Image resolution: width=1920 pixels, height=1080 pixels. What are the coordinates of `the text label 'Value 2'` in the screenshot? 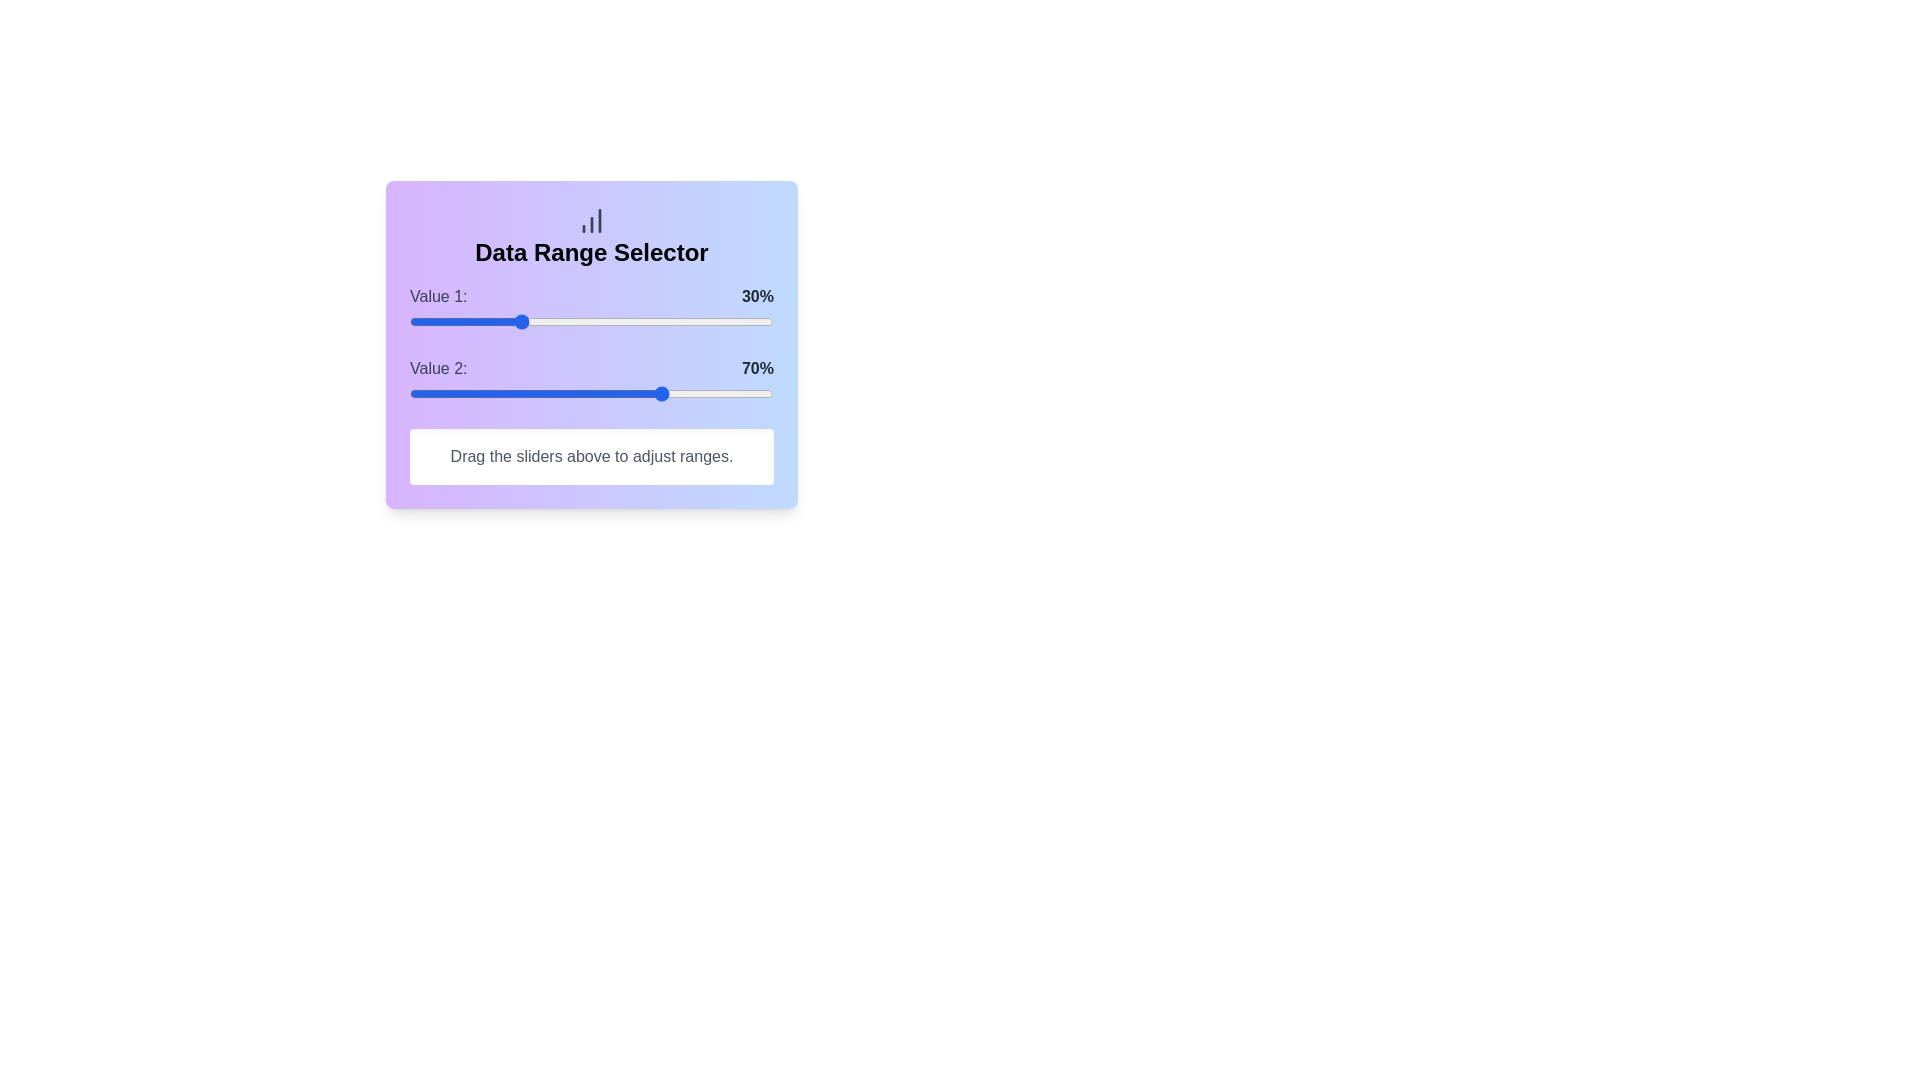 It's located at (437, 369).